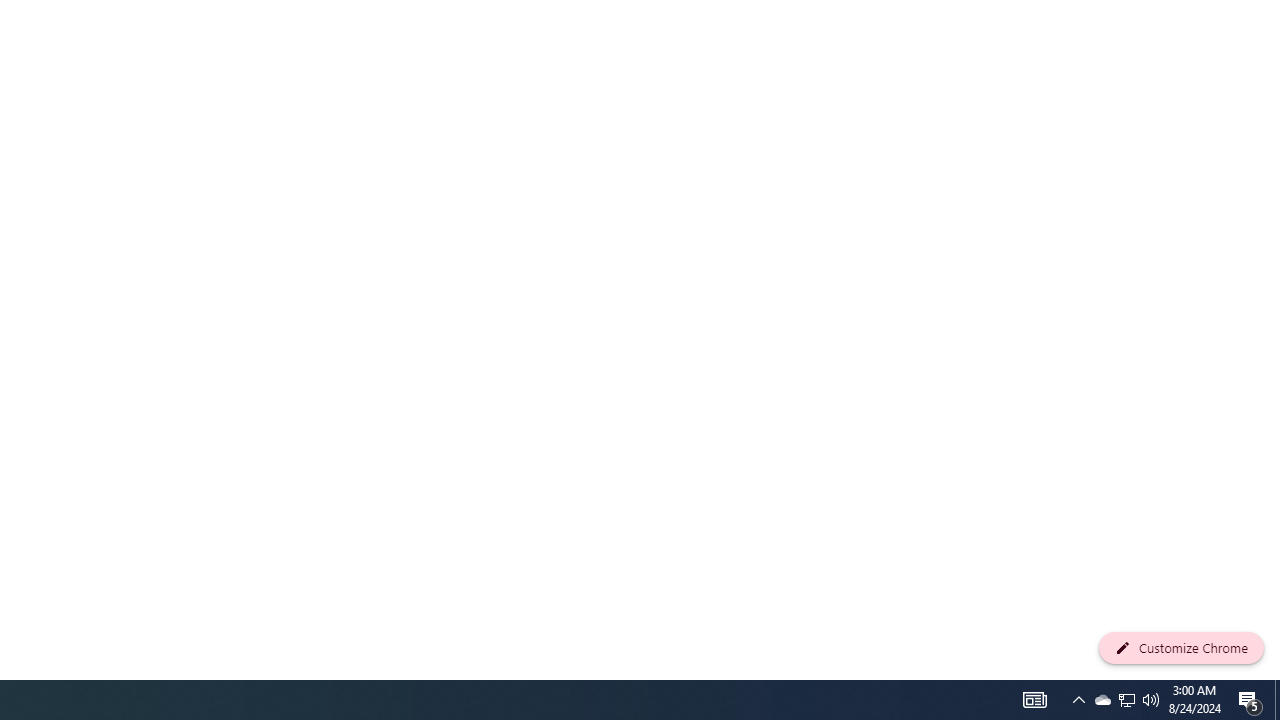  I want to click on 'Customize Chrome', so click(1181, 648).